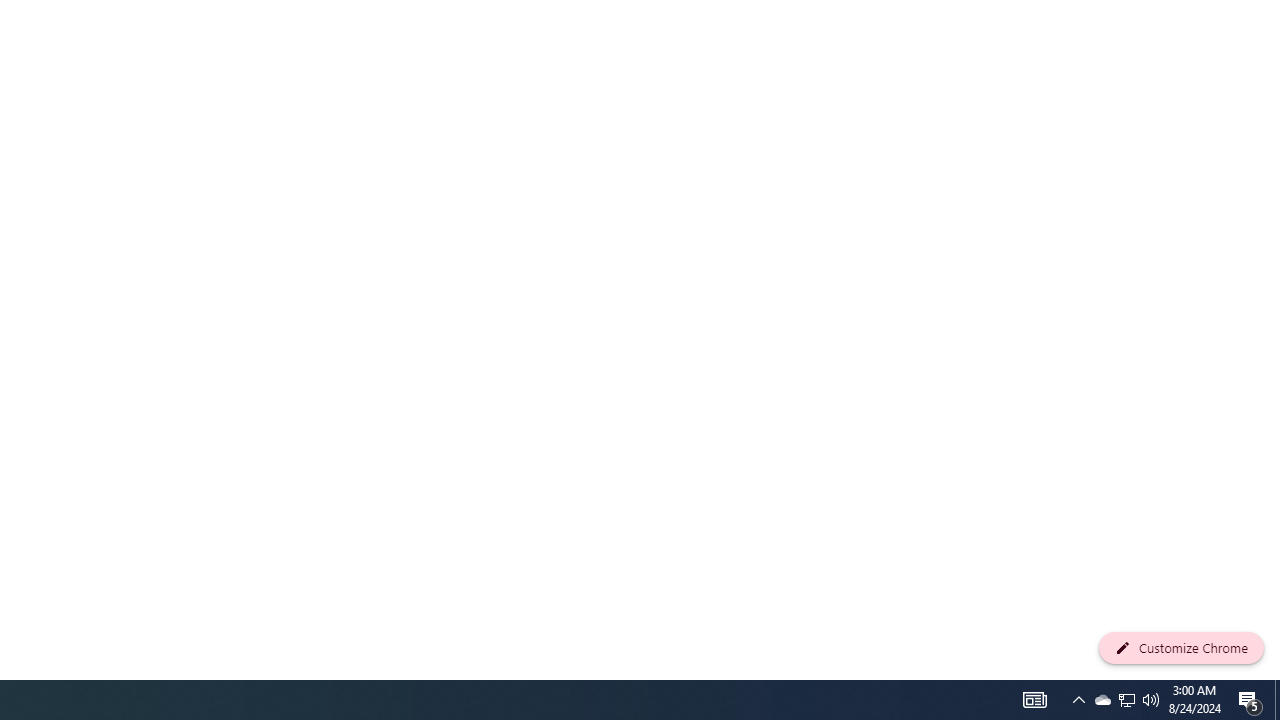  I want to click on 'Customize Chrome', so click(1181, 648).